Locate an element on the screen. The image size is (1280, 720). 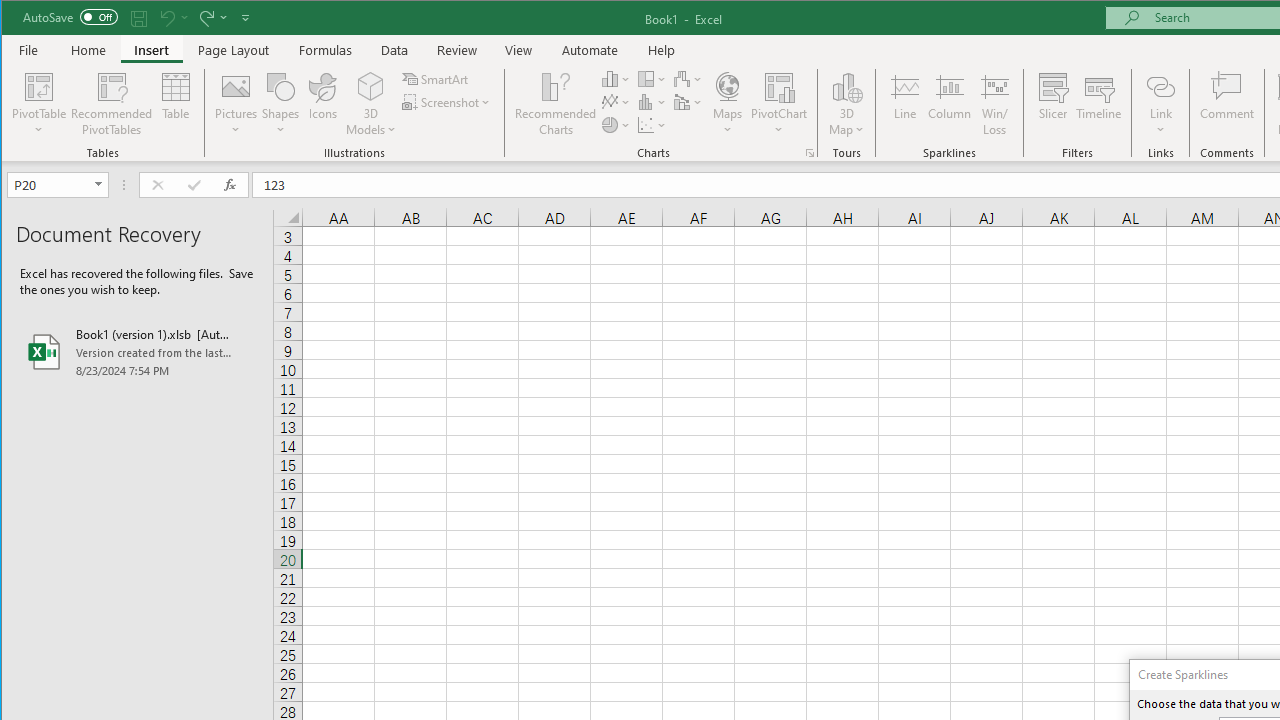
'3D Models' is located at coordinates (371, 85).